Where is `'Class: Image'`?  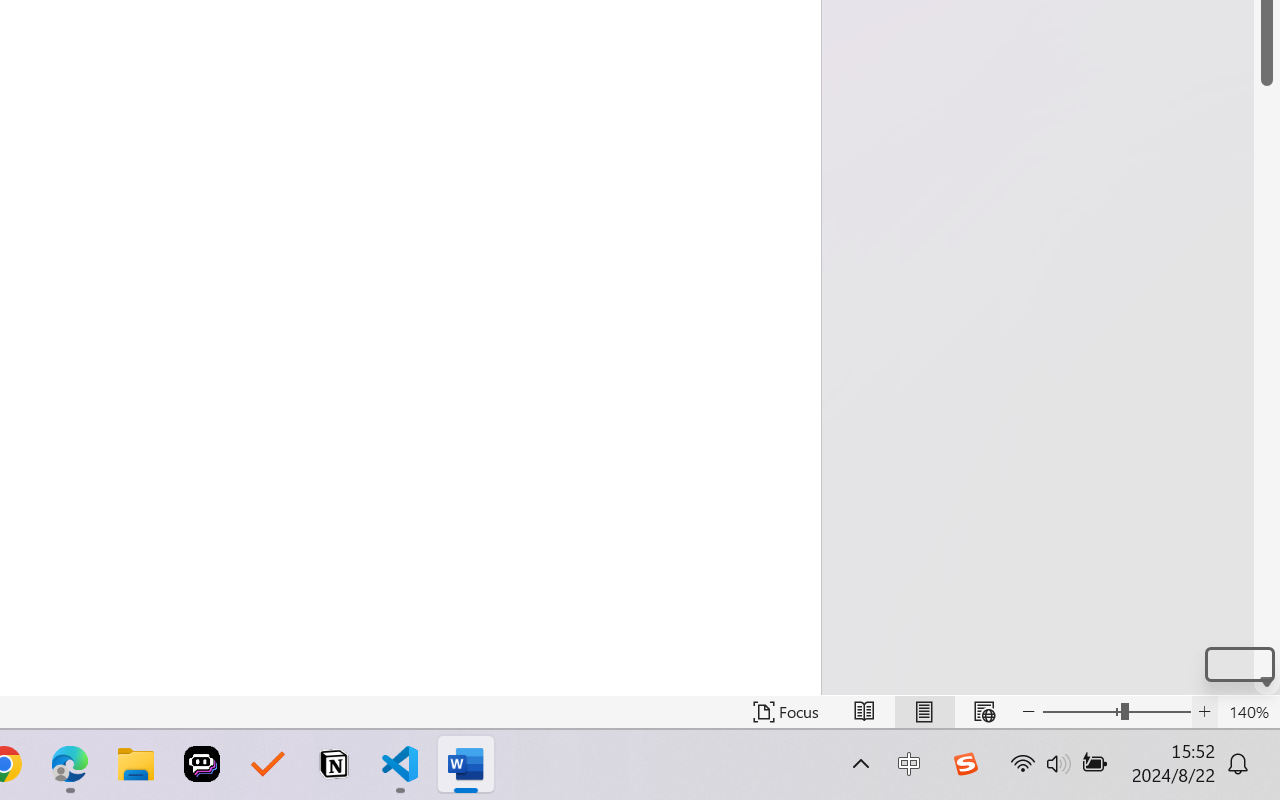
'Class: Image' is located at coordinates (965, 764).